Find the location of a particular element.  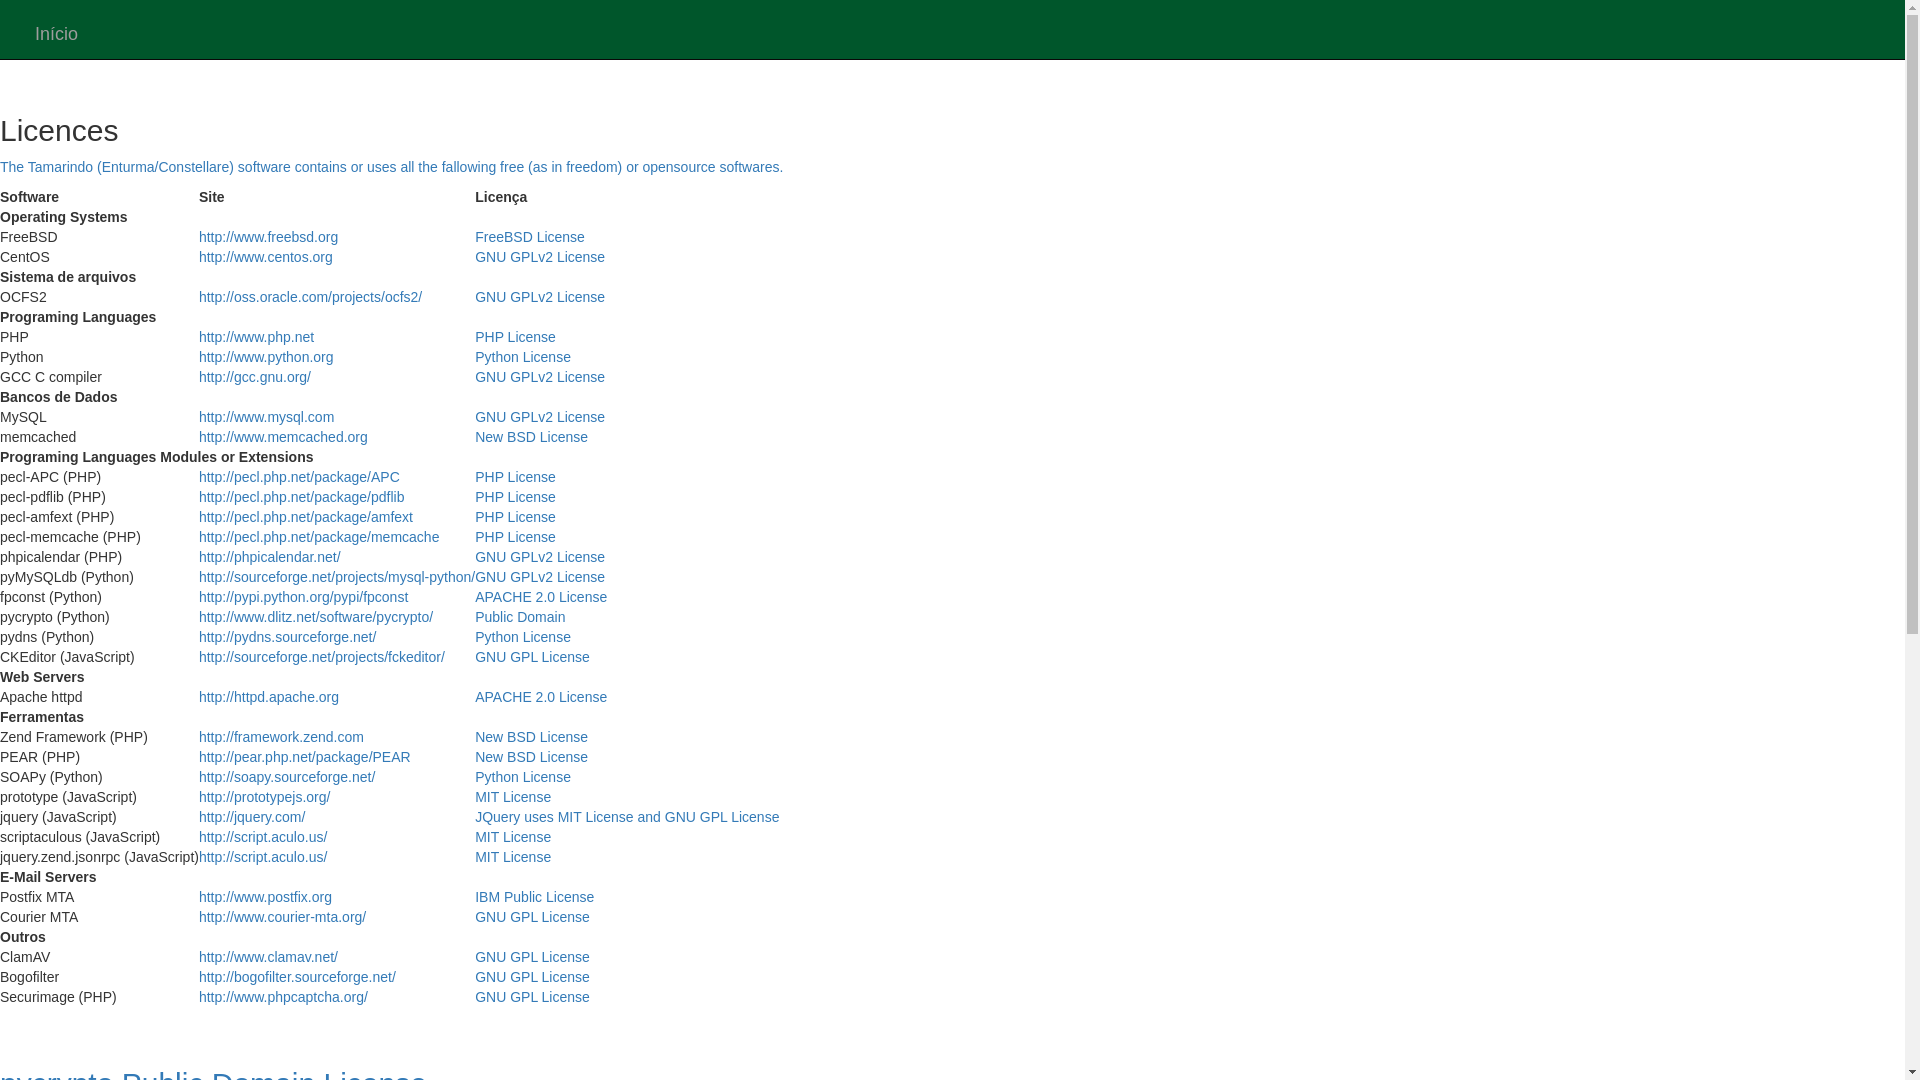

'http://gcc.gnu.org/' is located at coordinates (253, 377).